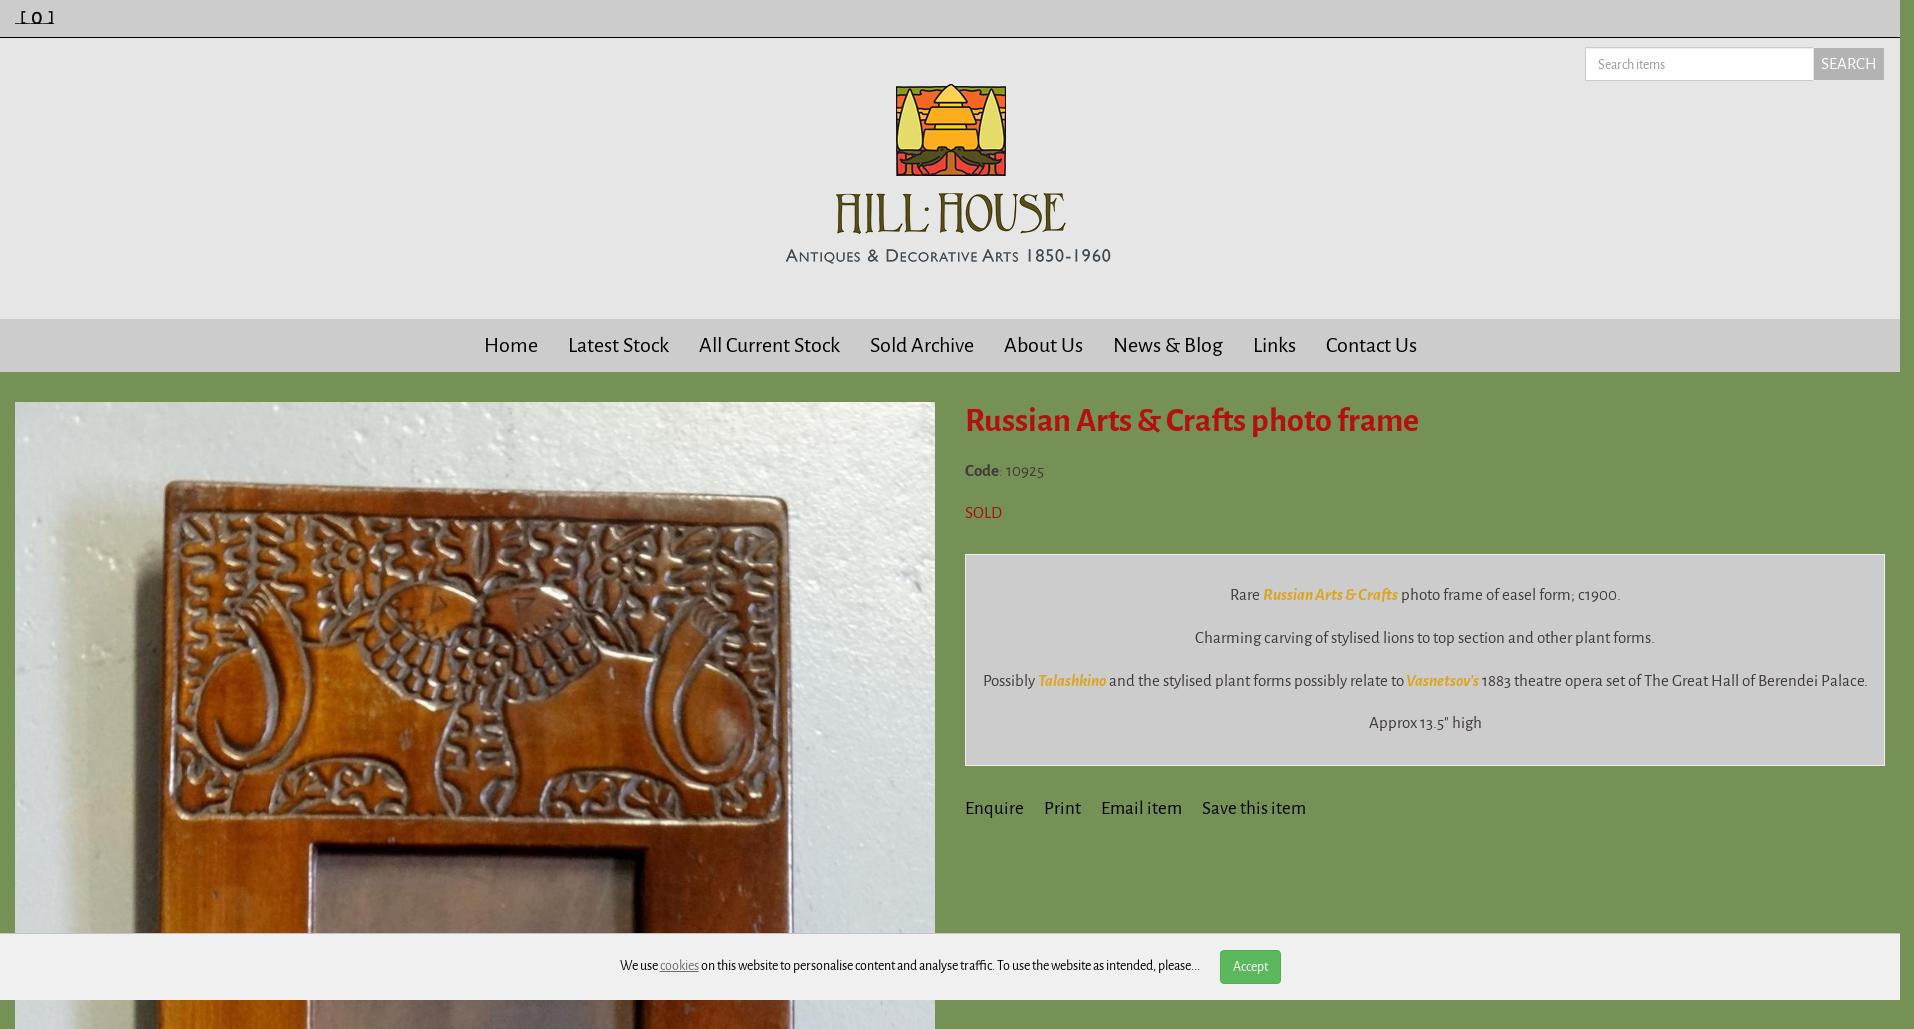 The height and width of the screenshot is (1029, 1914). I want to click on 'photo frame of easel form; c1900.', so click(1508, 594).